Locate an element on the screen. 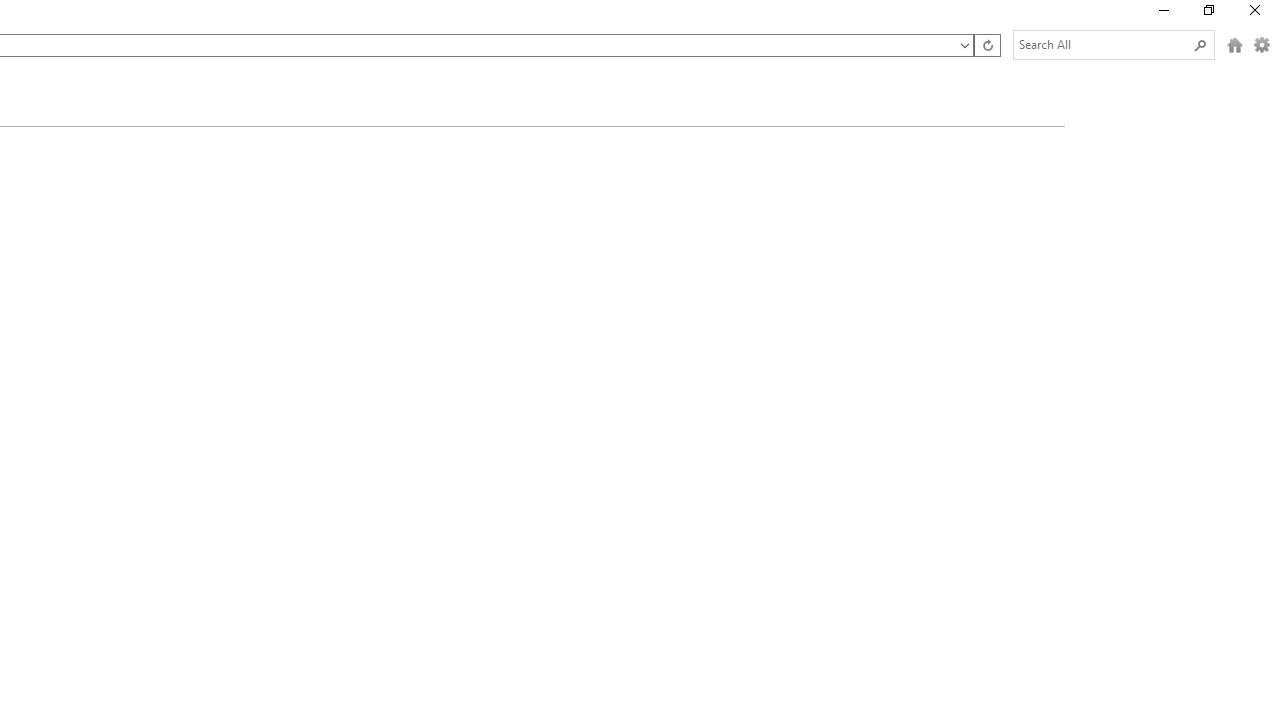  'Refresh "Home" (F5)' is located at coordinates (986, 45).